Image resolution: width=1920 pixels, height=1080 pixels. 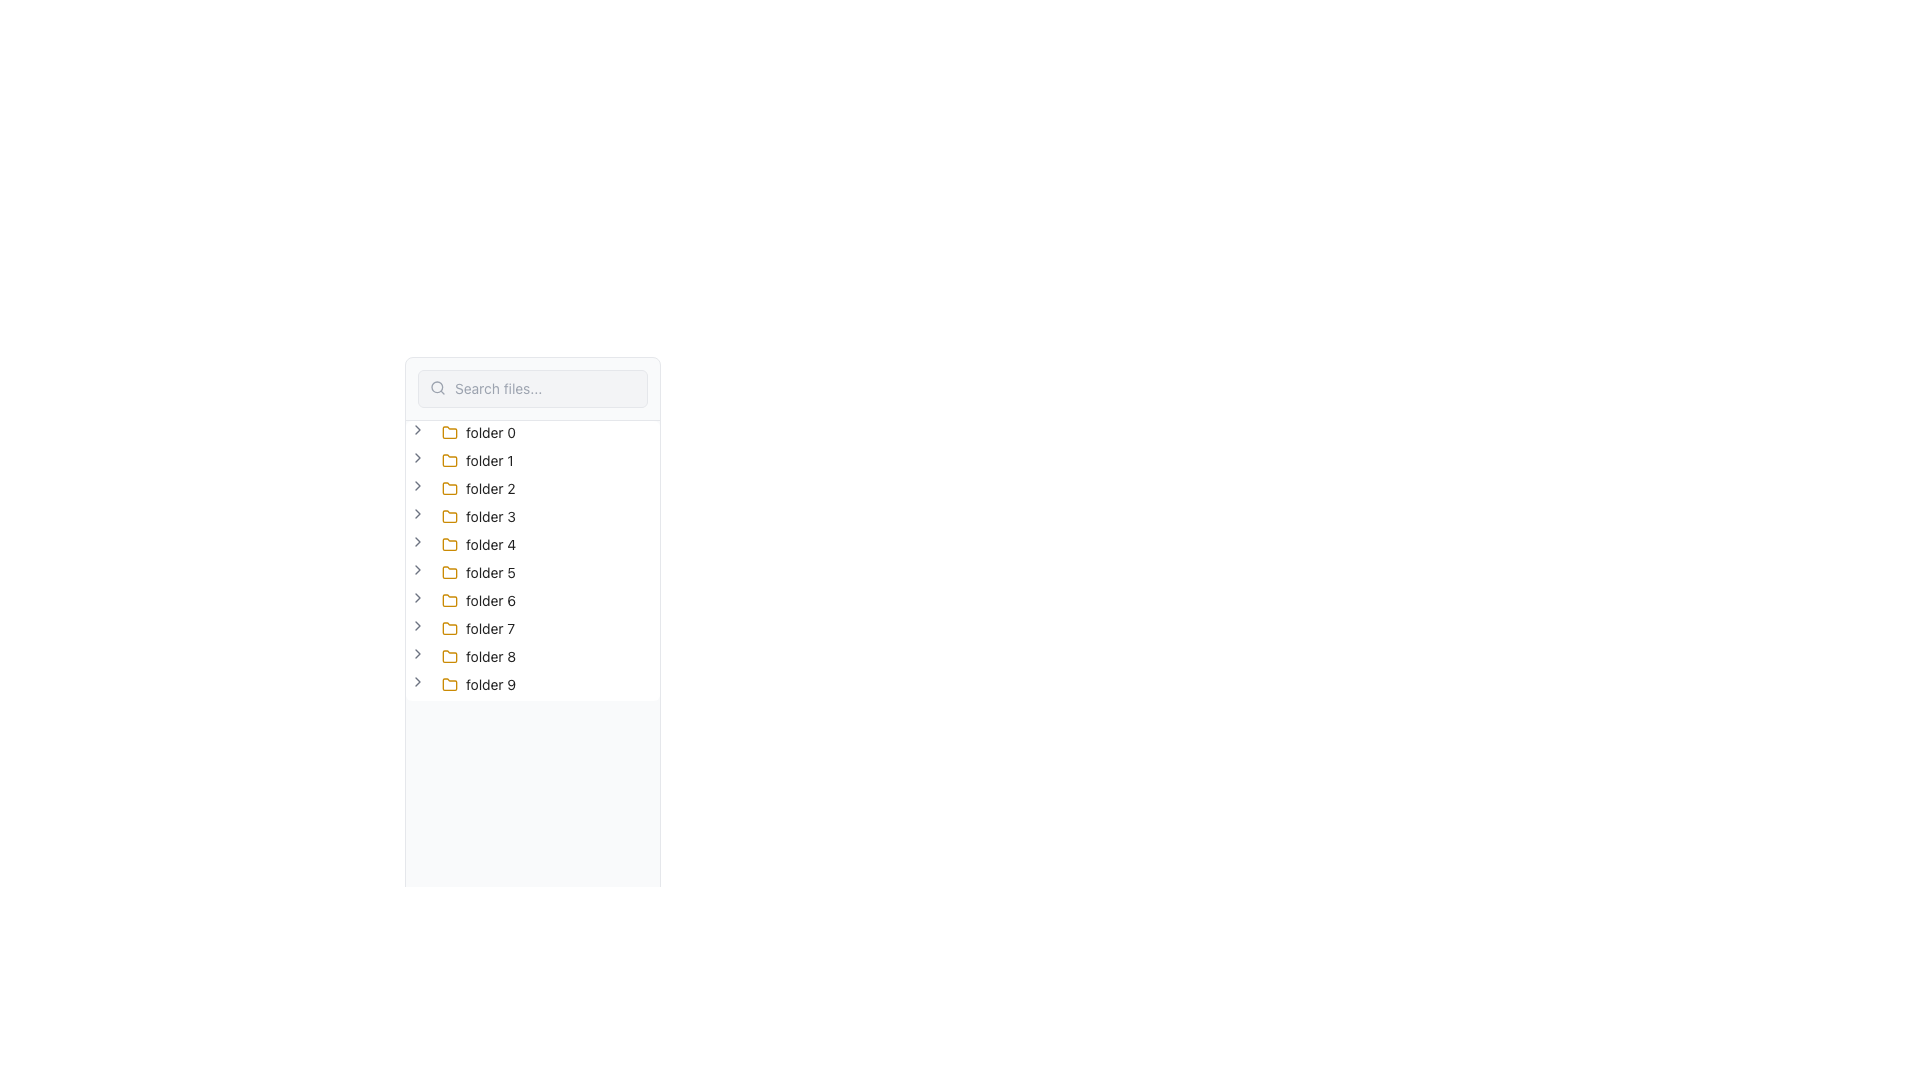 What do you see at coordinates (478, 600) in the screenshot?
I see `the 'folder 6' Tree node content box` at bounding box center [478, 600].